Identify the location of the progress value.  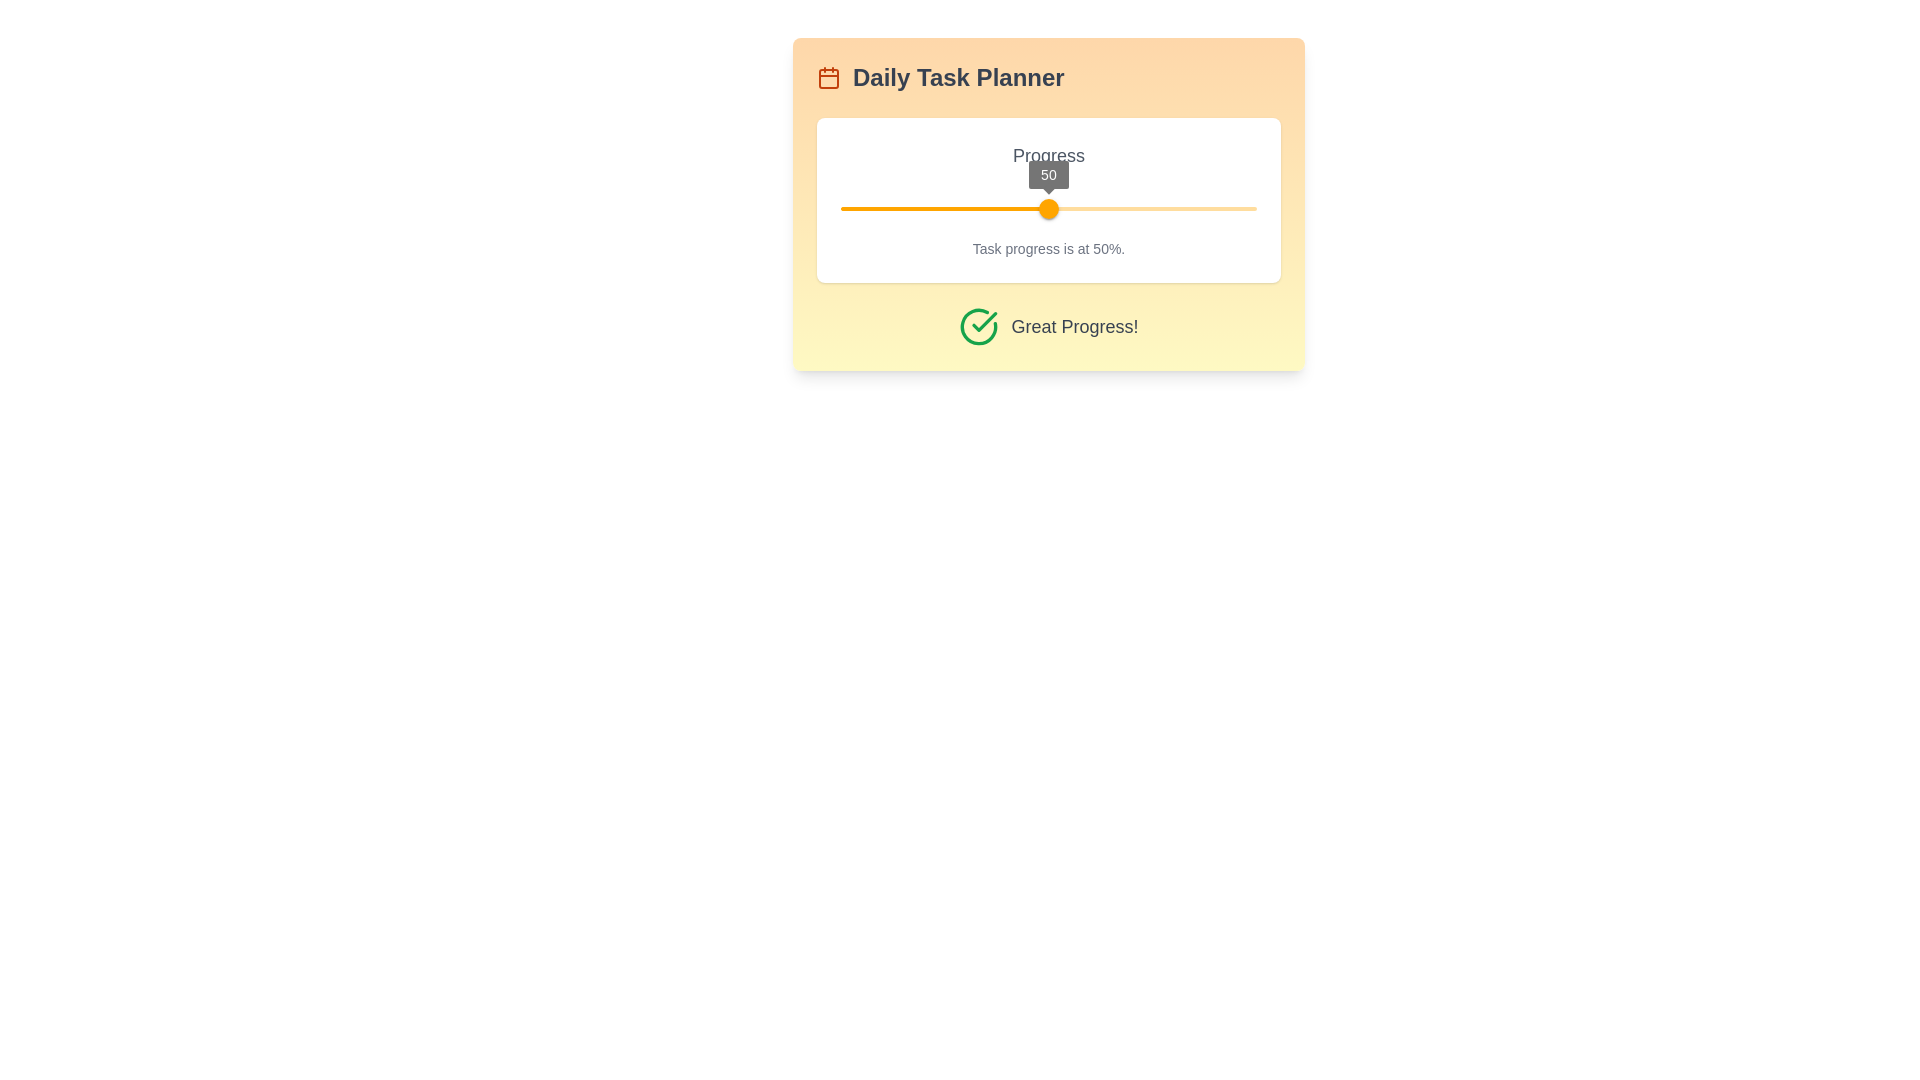
(1051, 208).